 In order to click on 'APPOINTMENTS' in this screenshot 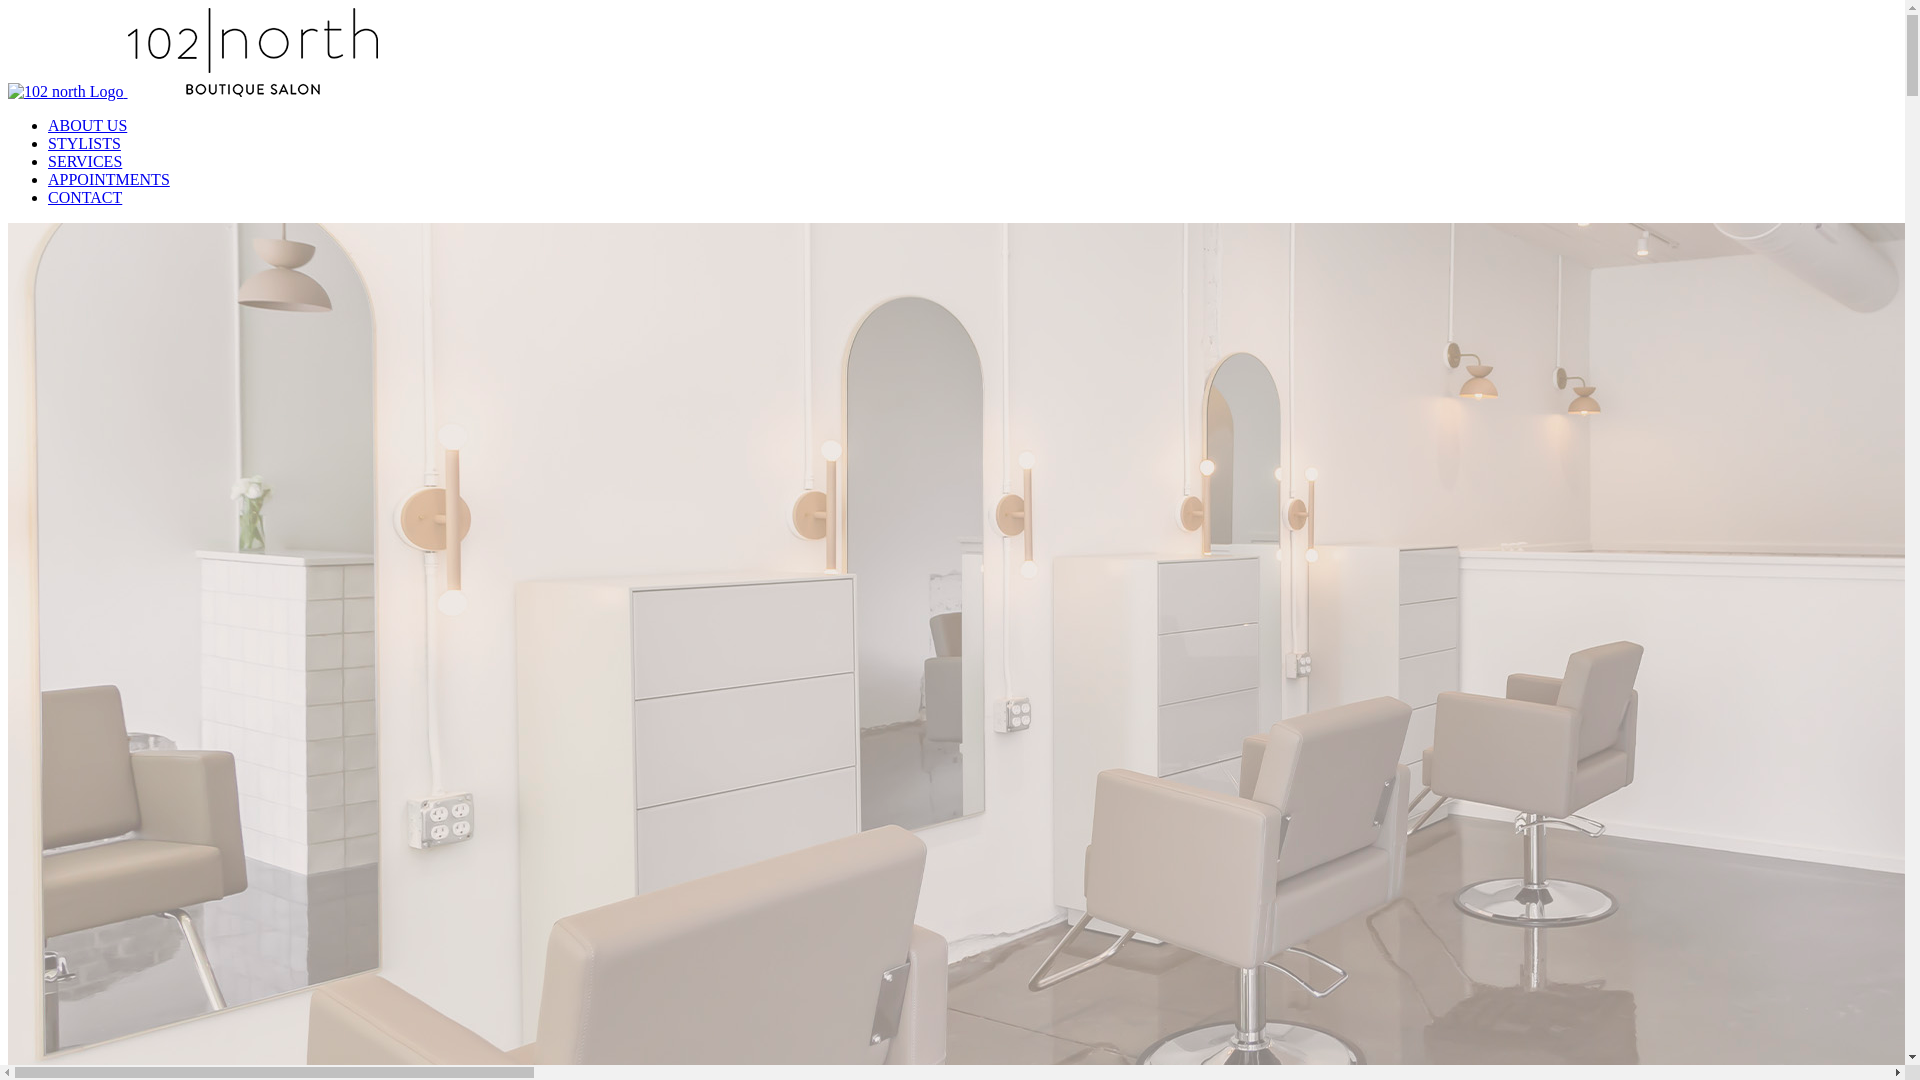, I will do `click(108, 178)`.